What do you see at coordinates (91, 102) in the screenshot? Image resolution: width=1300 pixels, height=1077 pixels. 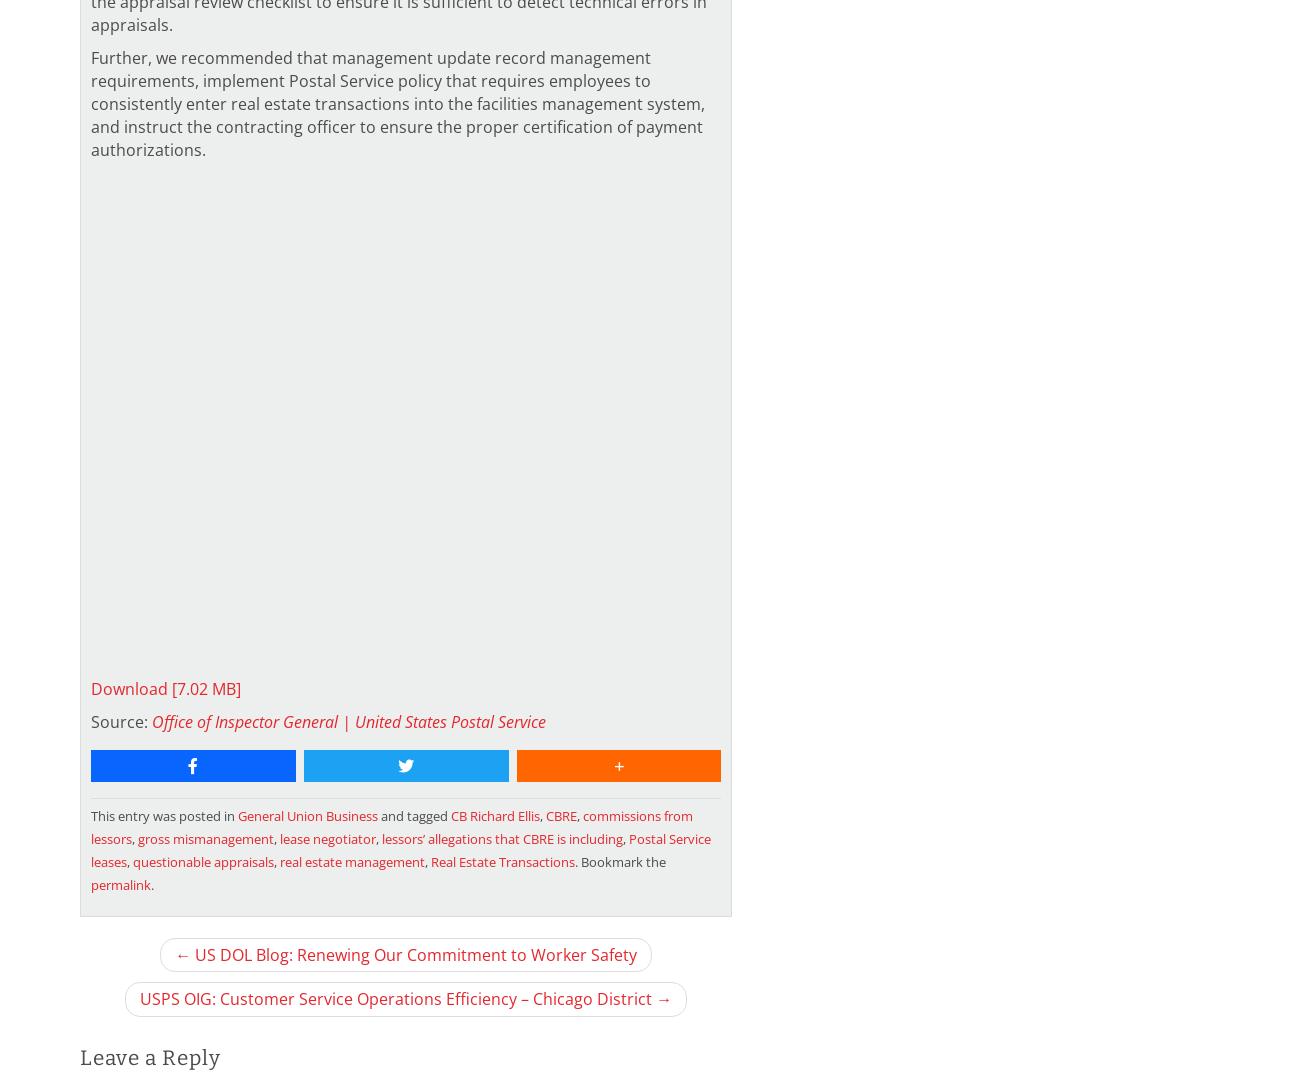 I see `'Further, we recommended that management update record management requirements, implement Postal Service policy that requires employees to consistently enter real estate transactions into the facilities management system, and instruct the contracting officer to ensure the proper certification of payment authorizations.'` at bounding box center [91, 102].